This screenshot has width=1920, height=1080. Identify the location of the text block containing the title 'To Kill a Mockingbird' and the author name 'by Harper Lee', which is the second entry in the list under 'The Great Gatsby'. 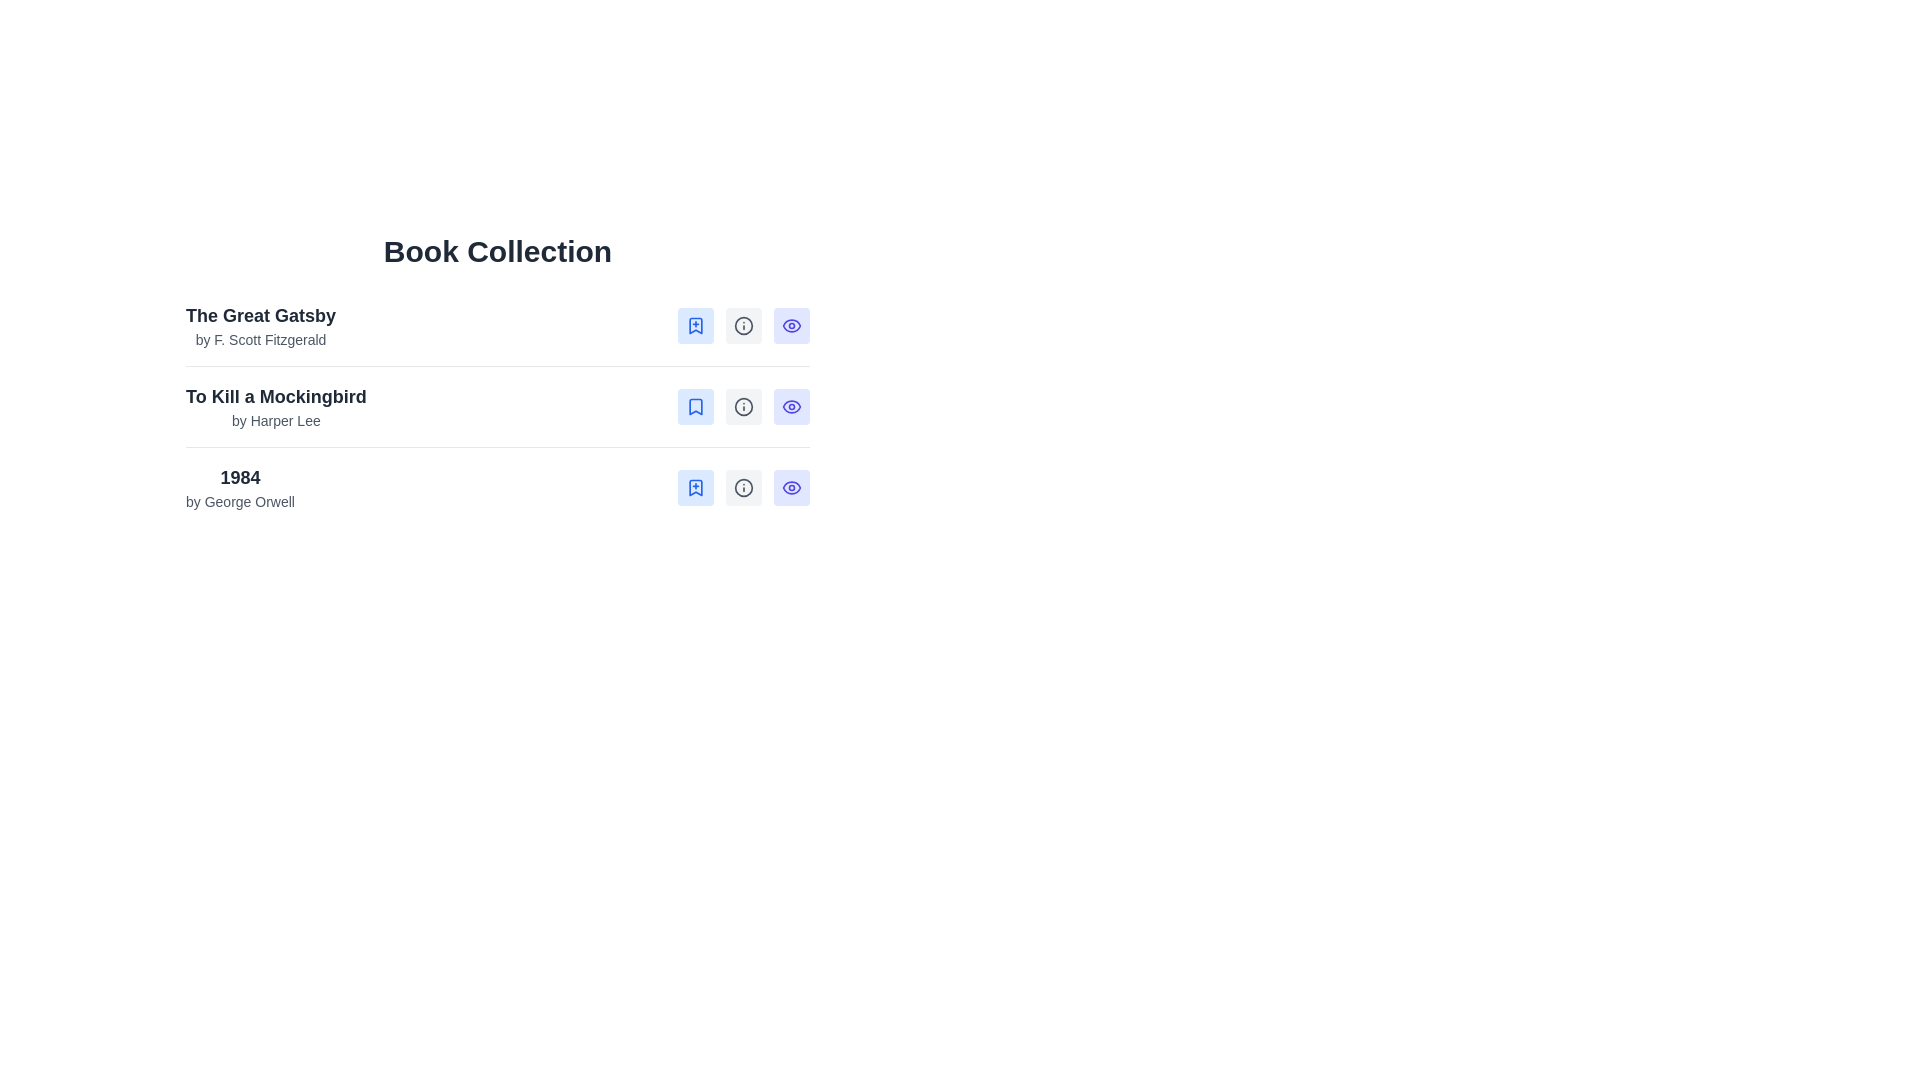
(275, 406).